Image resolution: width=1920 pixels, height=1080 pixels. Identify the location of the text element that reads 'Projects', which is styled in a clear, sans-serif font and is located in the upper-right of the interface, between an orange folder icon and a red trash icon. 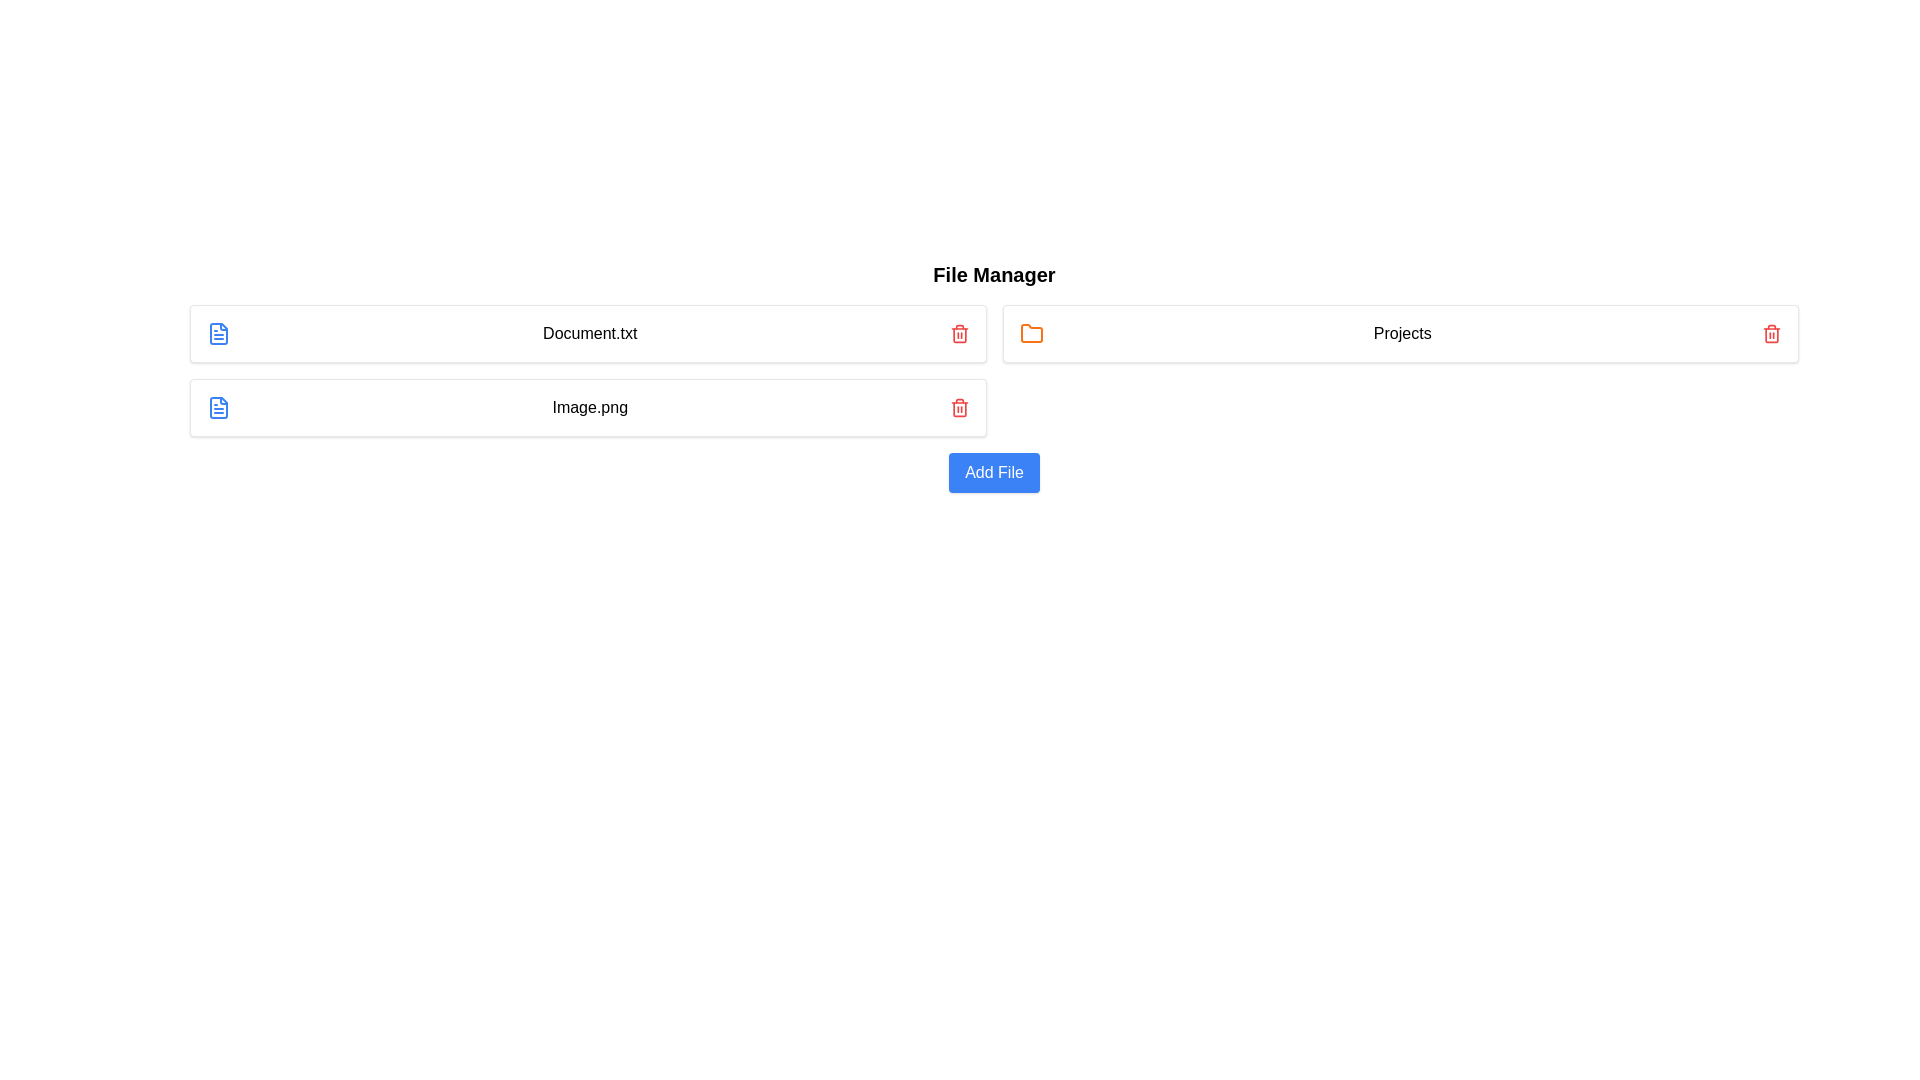
(1401, 333).